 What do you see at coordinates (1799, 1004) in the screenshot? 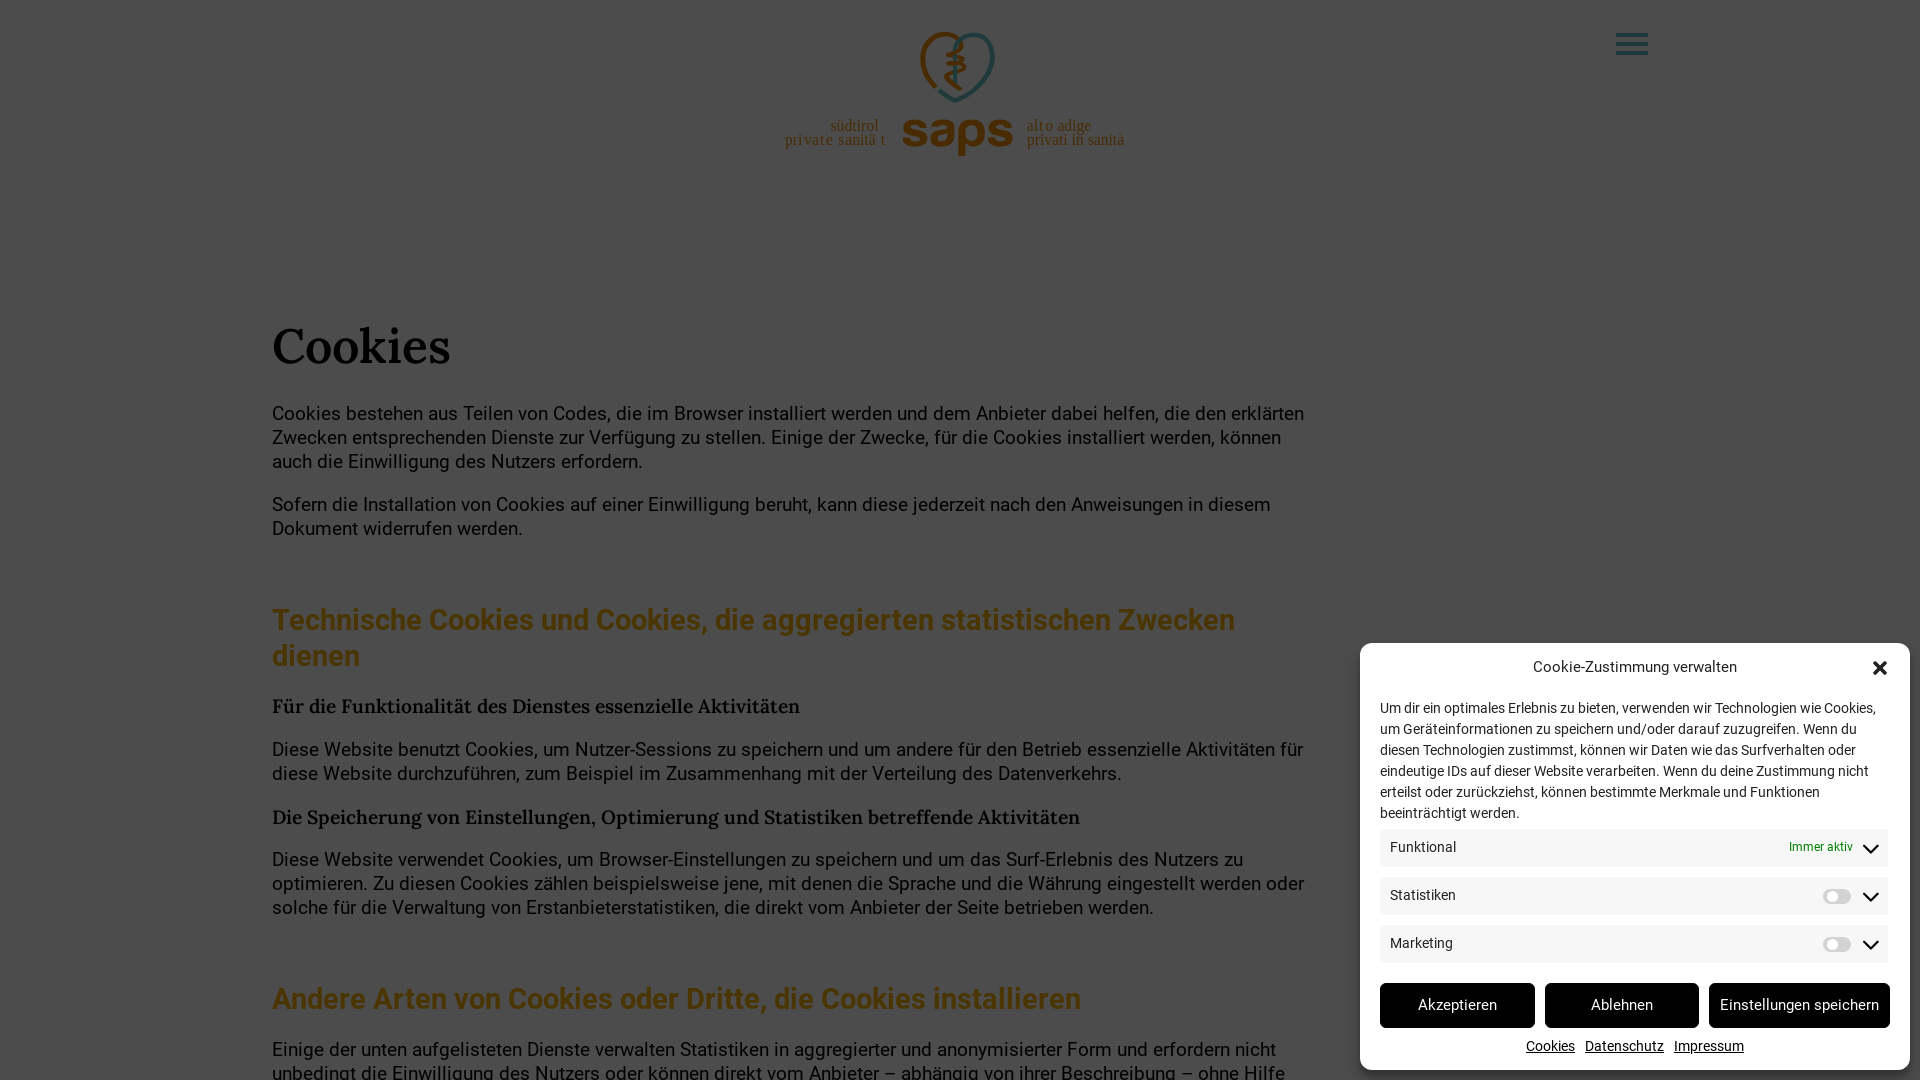
I see `'Einstellungen speichern'` at bounding box center [1799, 1004].